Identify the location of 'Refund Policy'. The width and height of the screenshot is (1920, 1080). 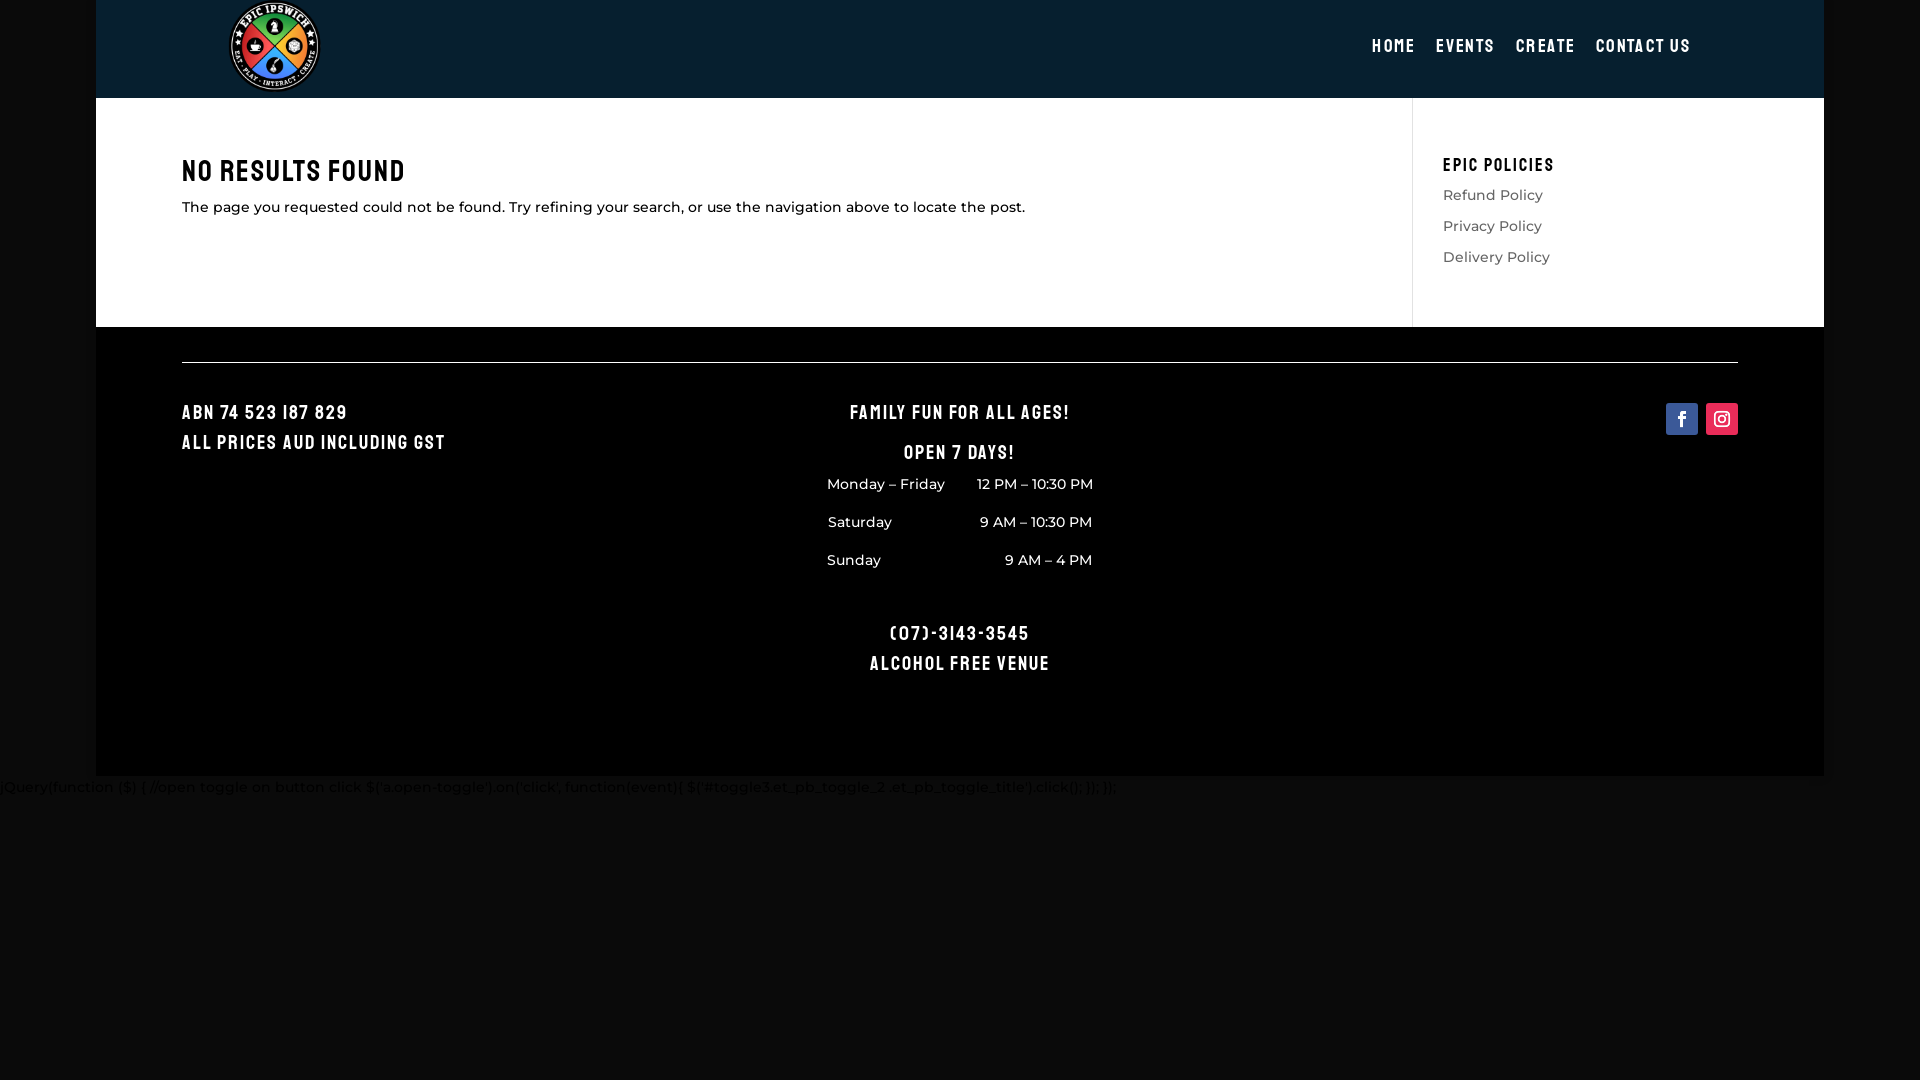
(1443, 195).